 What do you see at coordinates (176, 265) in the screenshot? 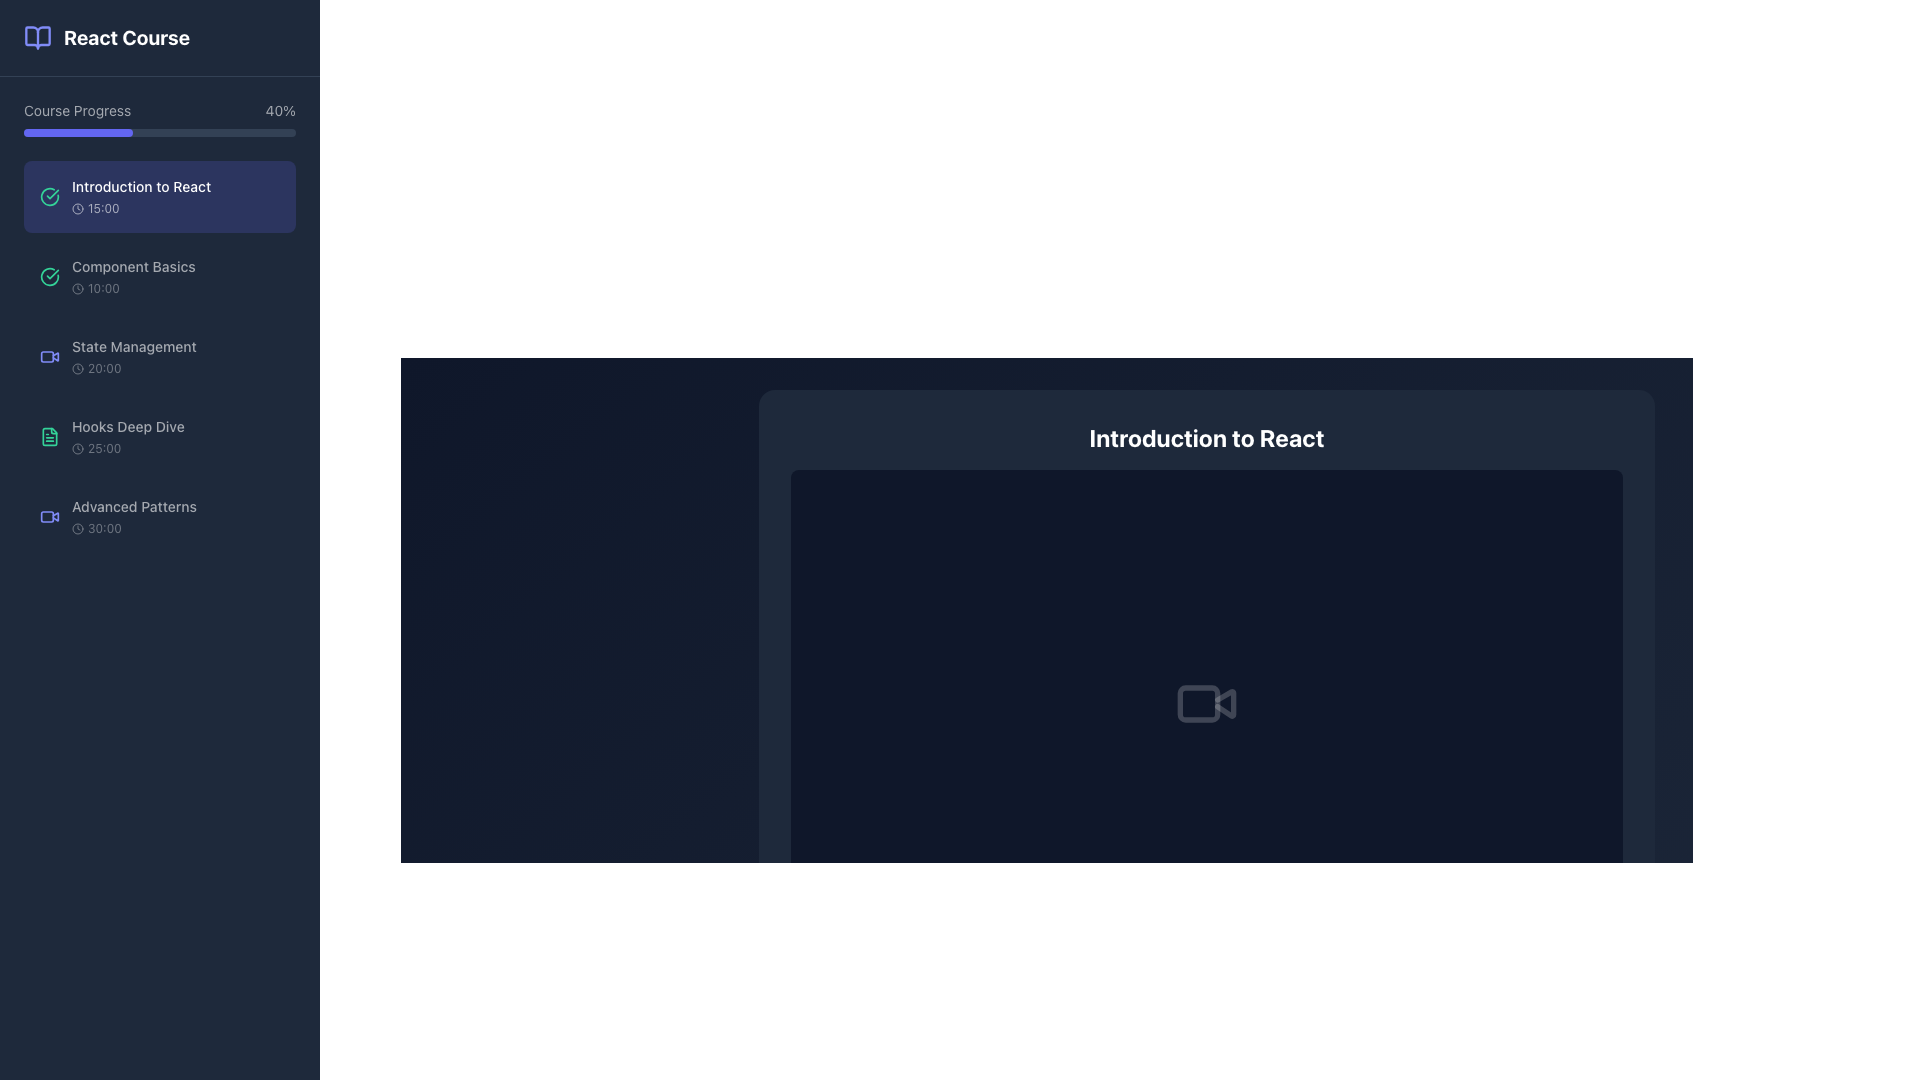
I see `the Text Label indicating the specific course module title positioned in the left sidebar, beneath 'Introduction to React' and above 'State Management'` at bounding box center [176, 265].